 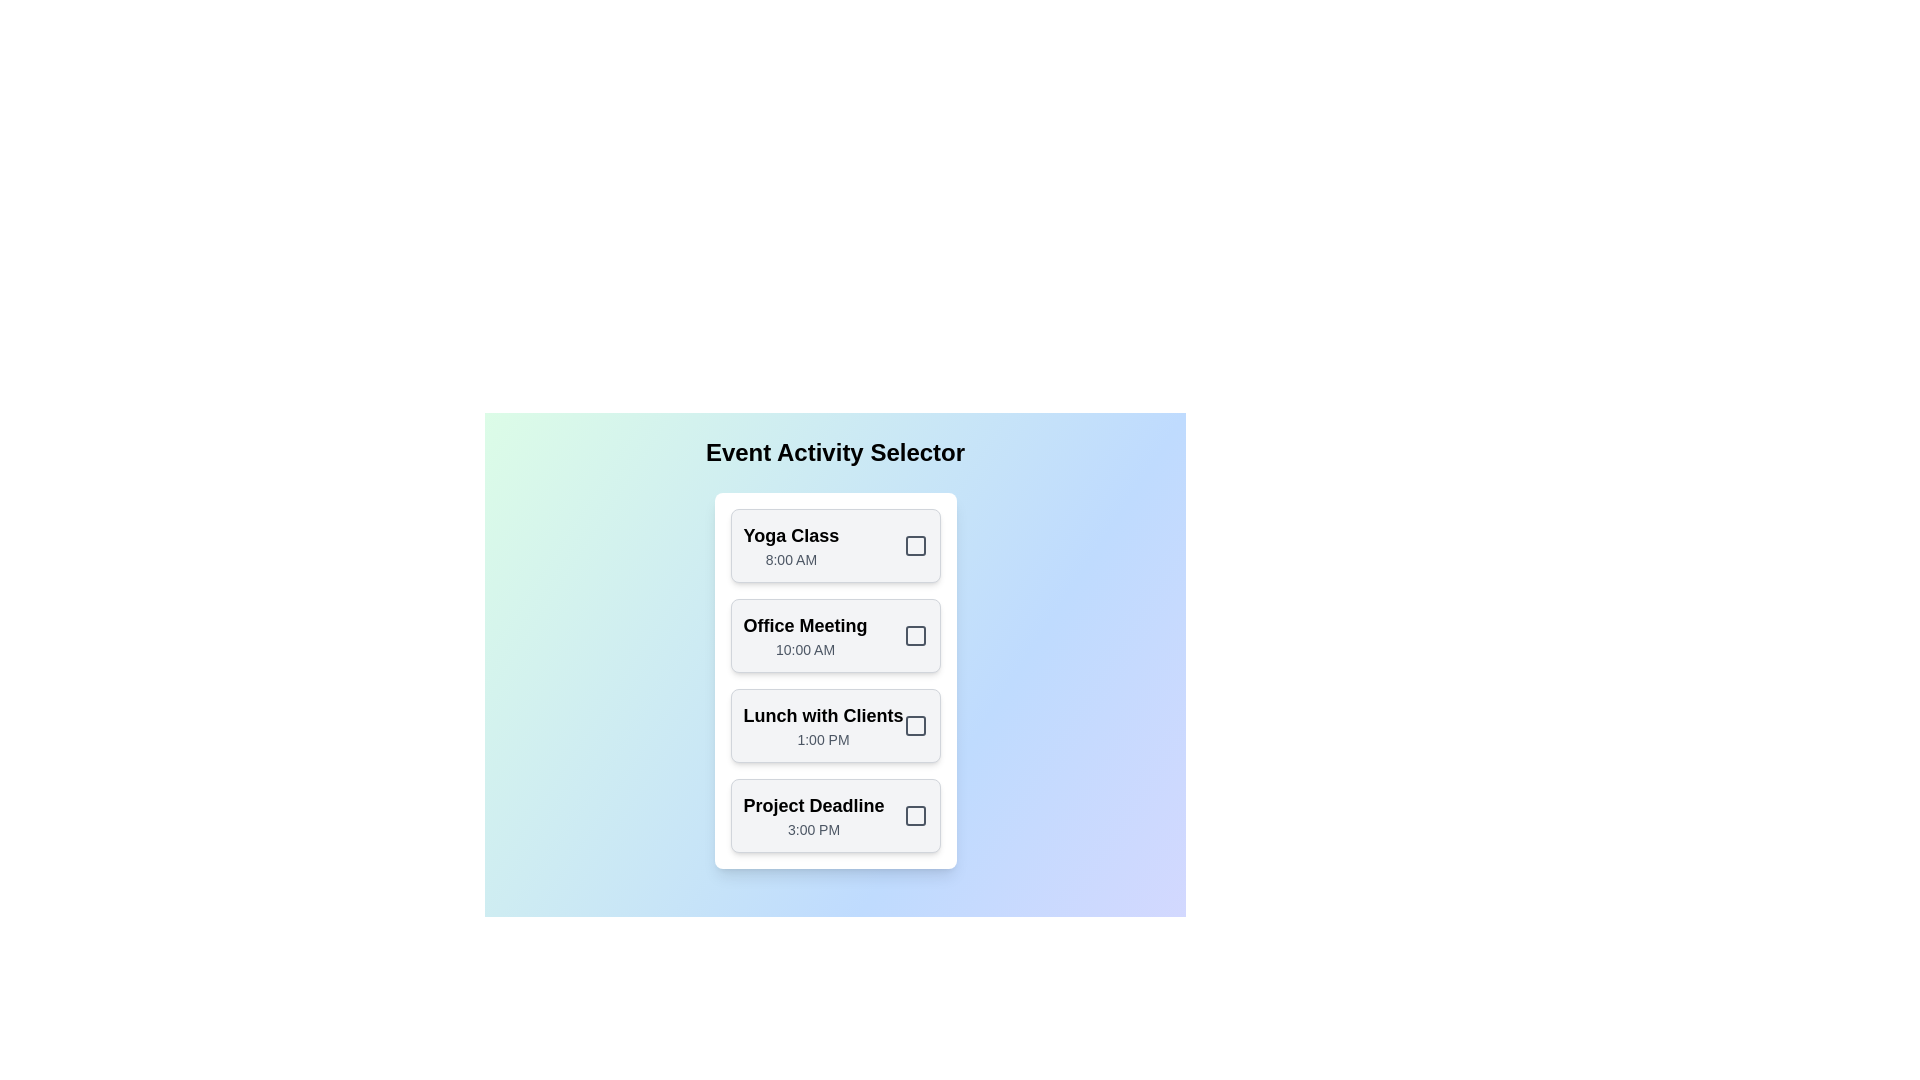 What do you see at coordinates (835, 816) in the screenshot?
I see `the activity card for Project Deadline` at bounding box center [835, 816].